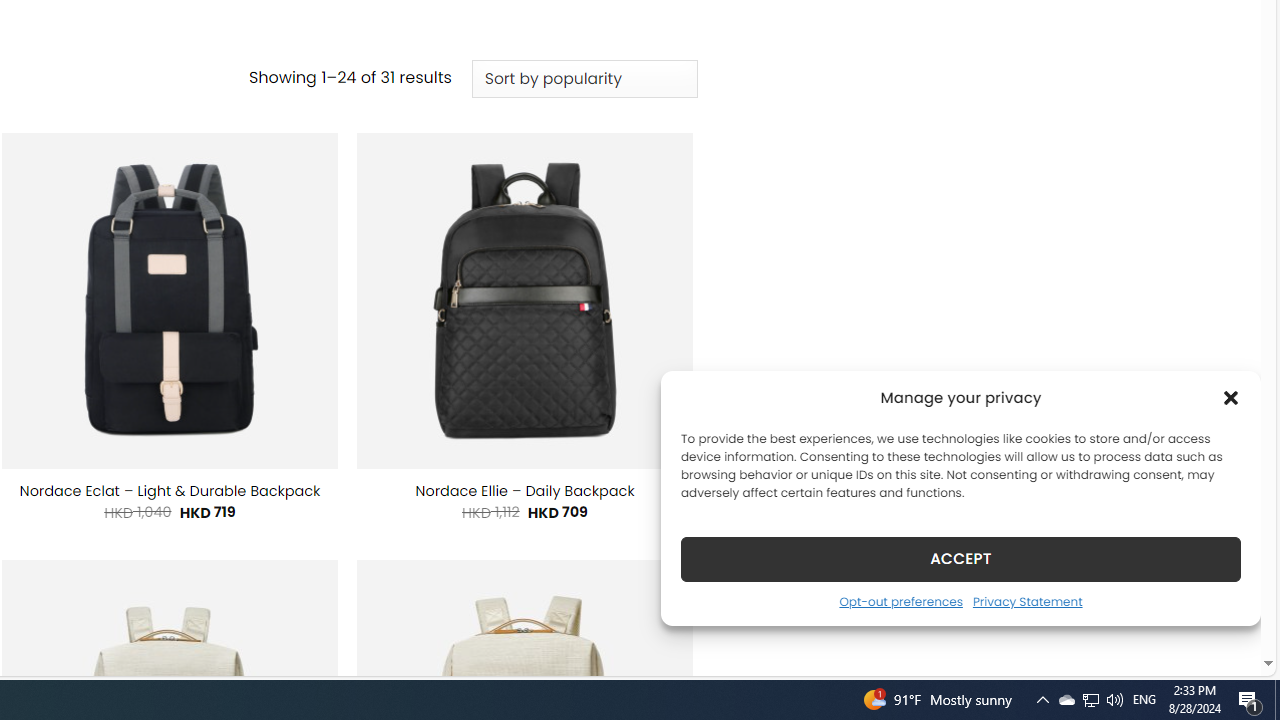 This screenshot has width=1280, height=720. I want to click on 'Opt-out preferences', so click(899, 600).